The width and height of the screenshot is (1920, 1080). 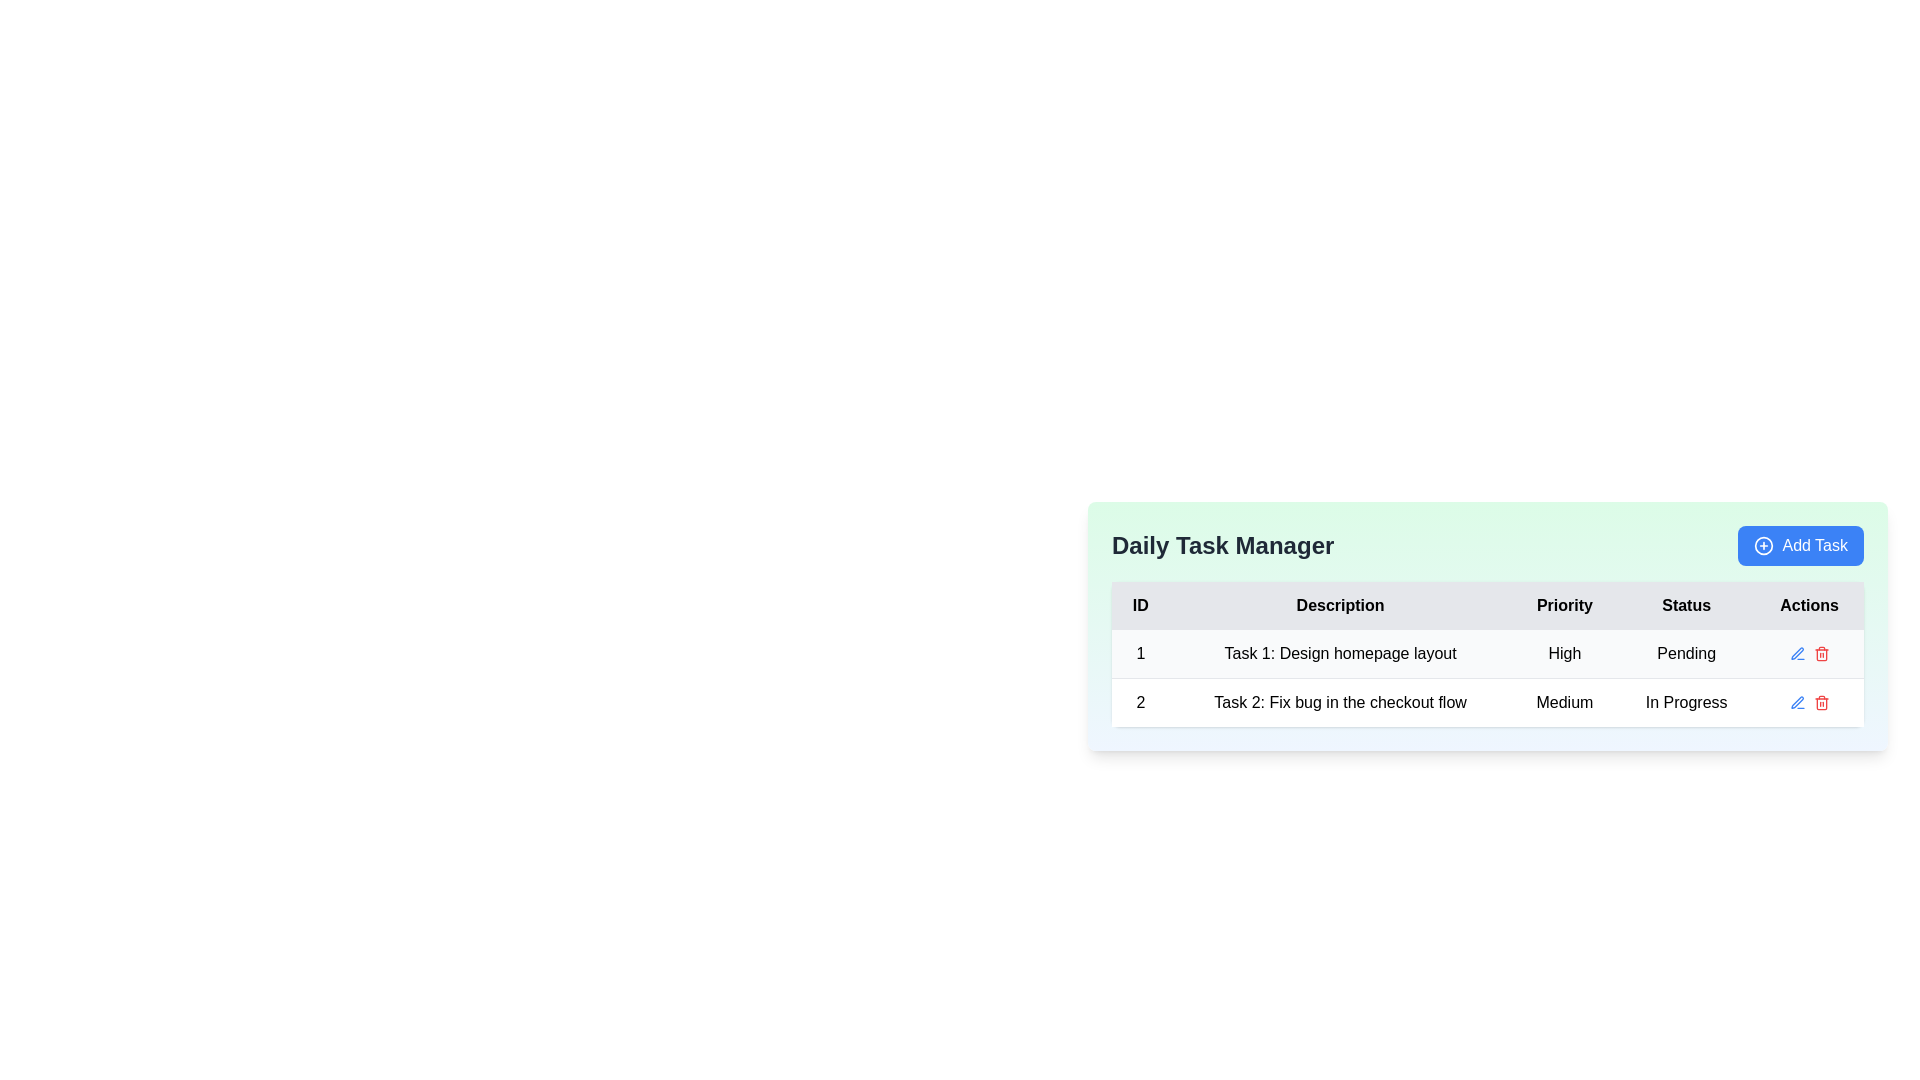 I want to click on the circular '+' icon outlined in white, located on the blue background before the 'Add Task' text in the Daily Task Manager interface to invoke the add task action, so click(x=1764, y=546).